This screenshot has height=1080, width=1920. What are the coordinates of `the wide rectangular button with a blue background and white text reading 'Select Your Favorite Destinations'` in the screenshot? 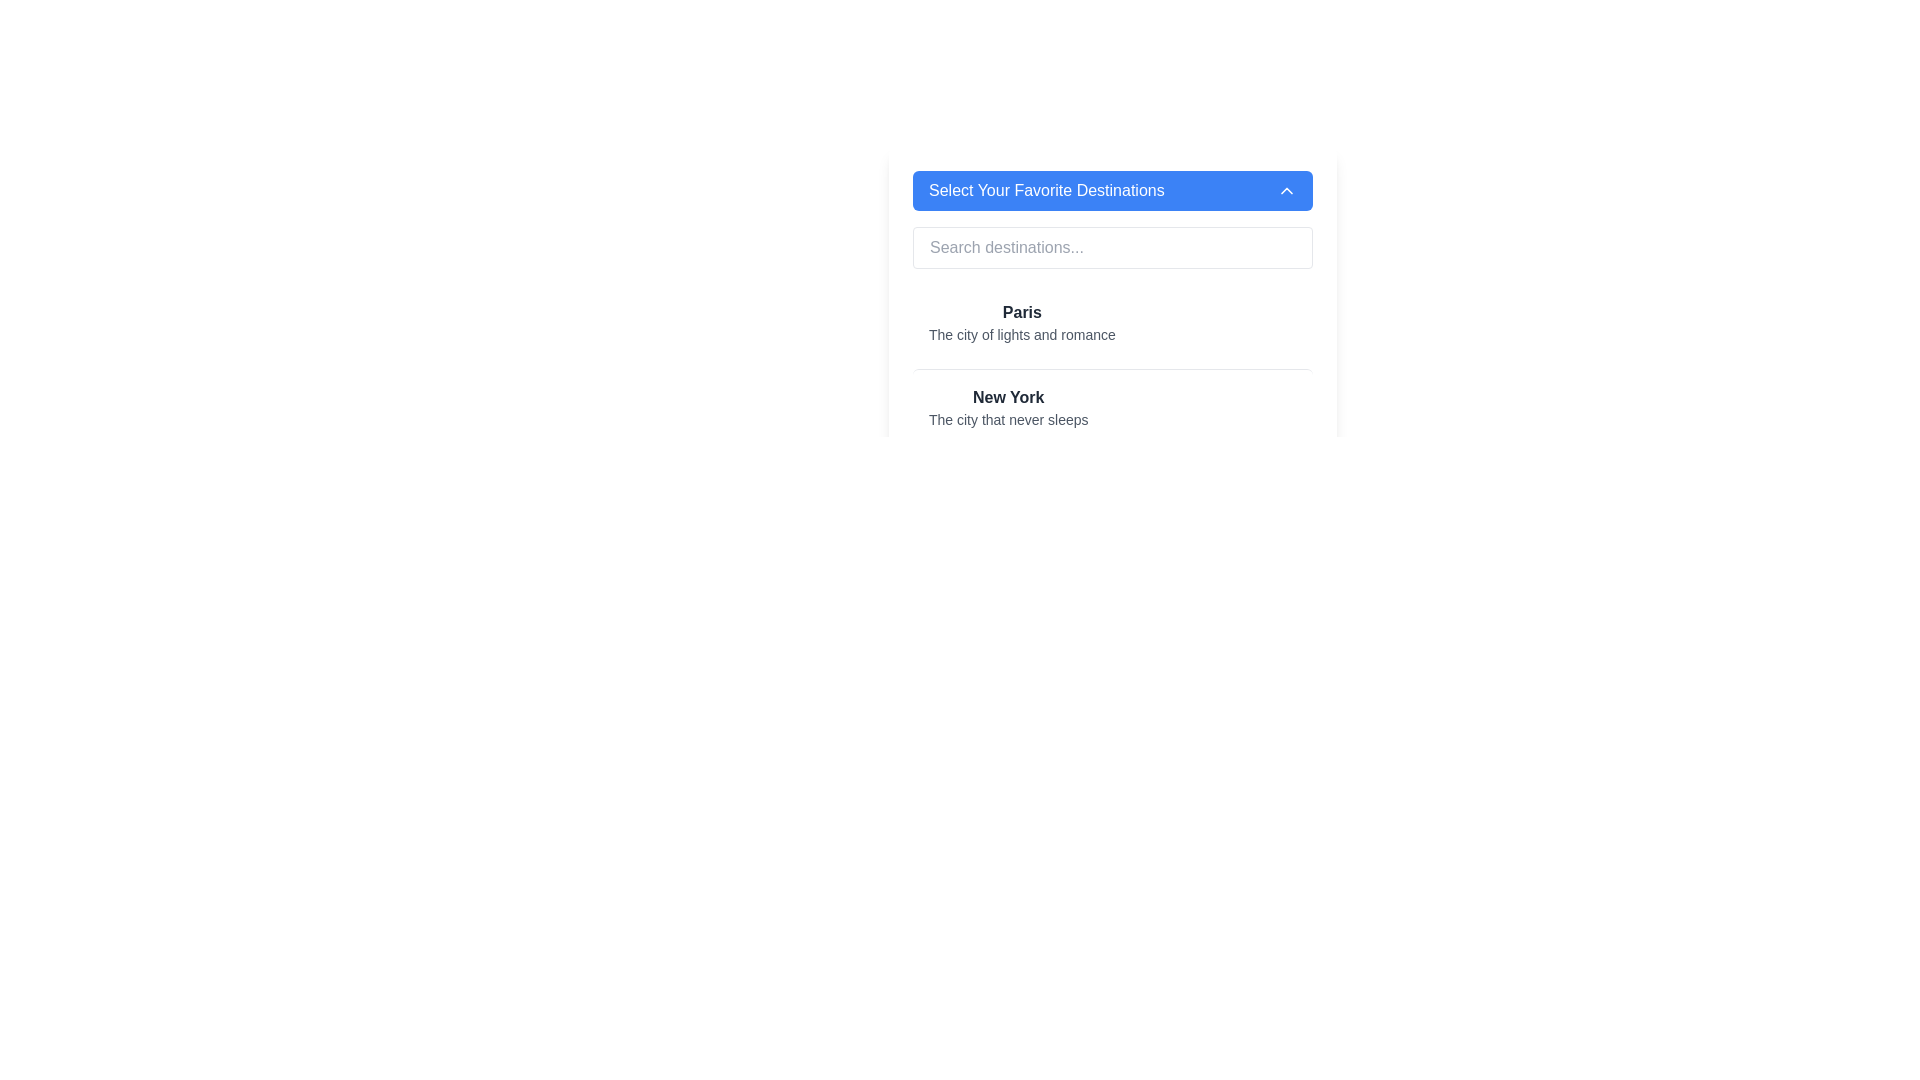 It's located at (1112, 191).